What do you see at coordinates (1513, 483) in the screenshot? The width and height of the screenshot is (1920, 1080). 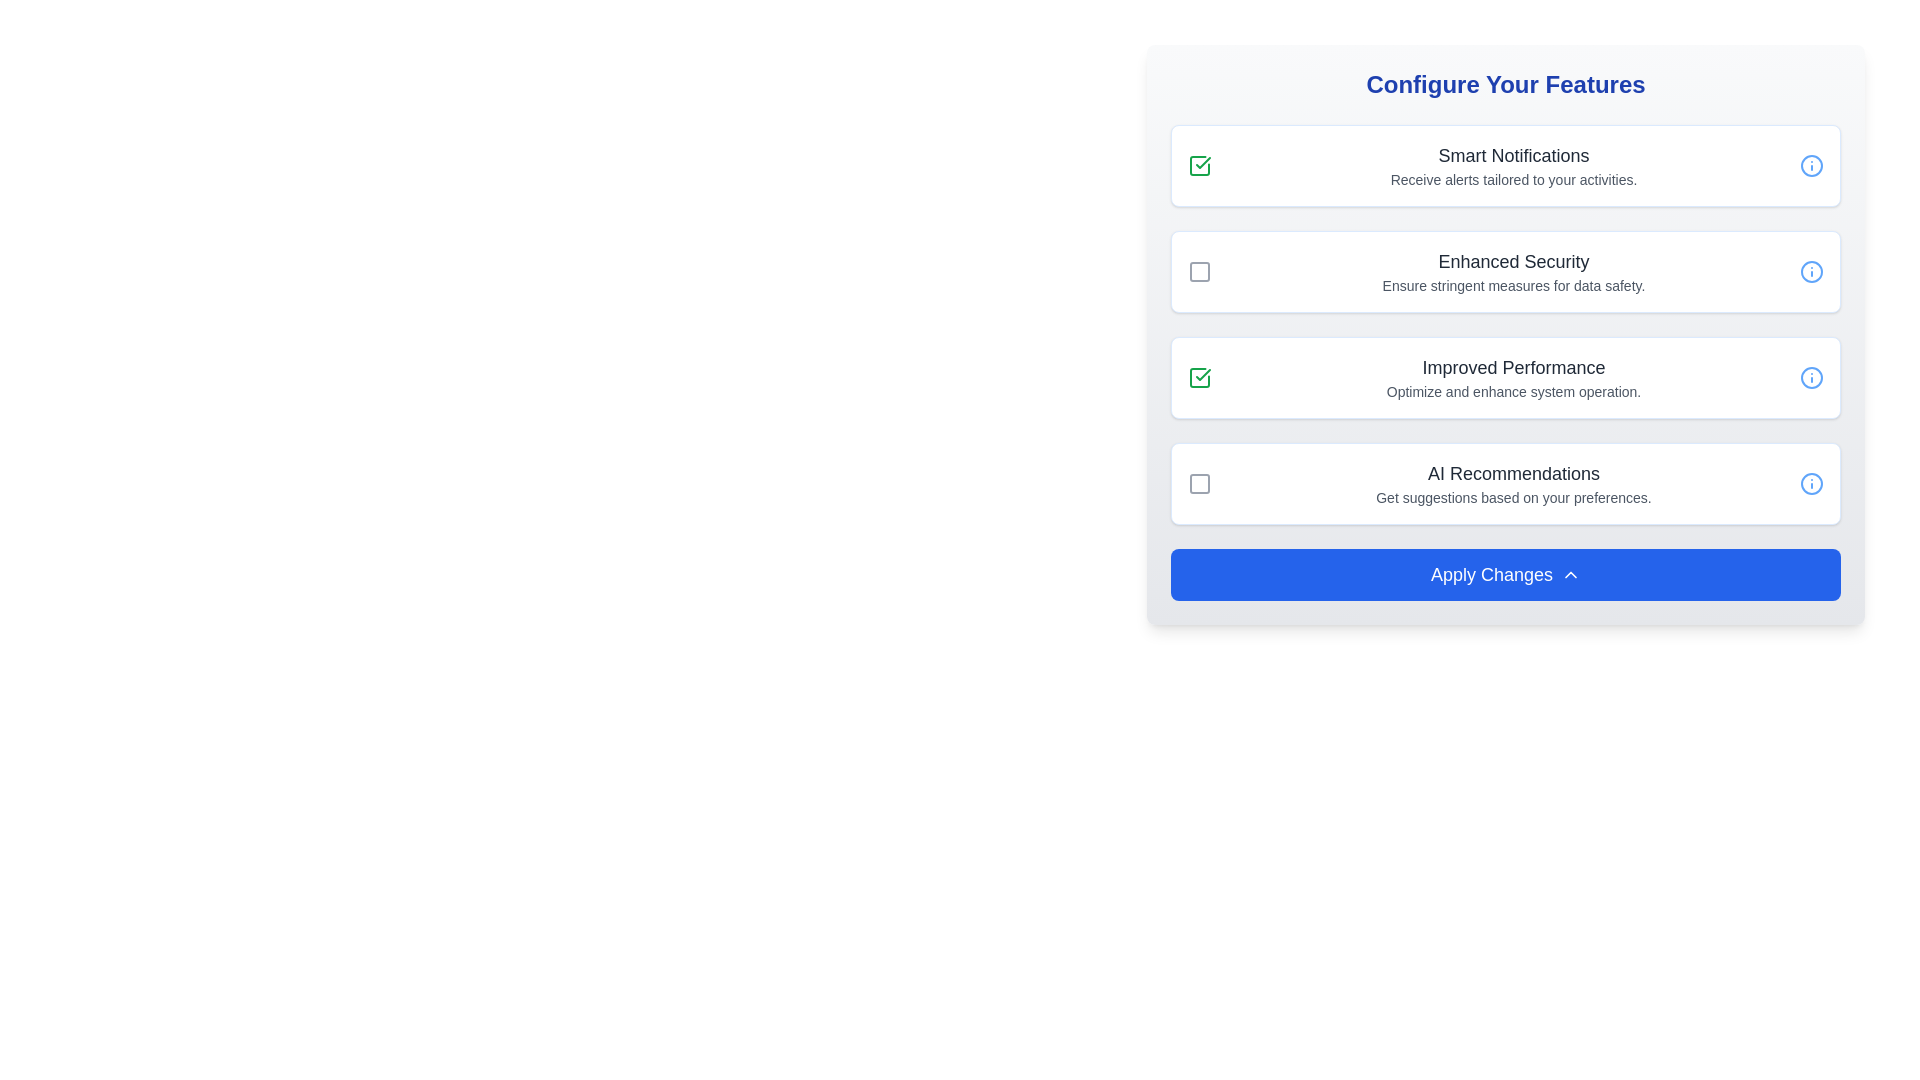 I see `the 'AI Recommendations' text display element, which features two lines of text: 'AI Recommendations' in bold dark gray and 'Get suggestions based on your preferences.' in lighter gray, positioned above the blue 'Apply Changes' button` at bounding box center [1513, 483].